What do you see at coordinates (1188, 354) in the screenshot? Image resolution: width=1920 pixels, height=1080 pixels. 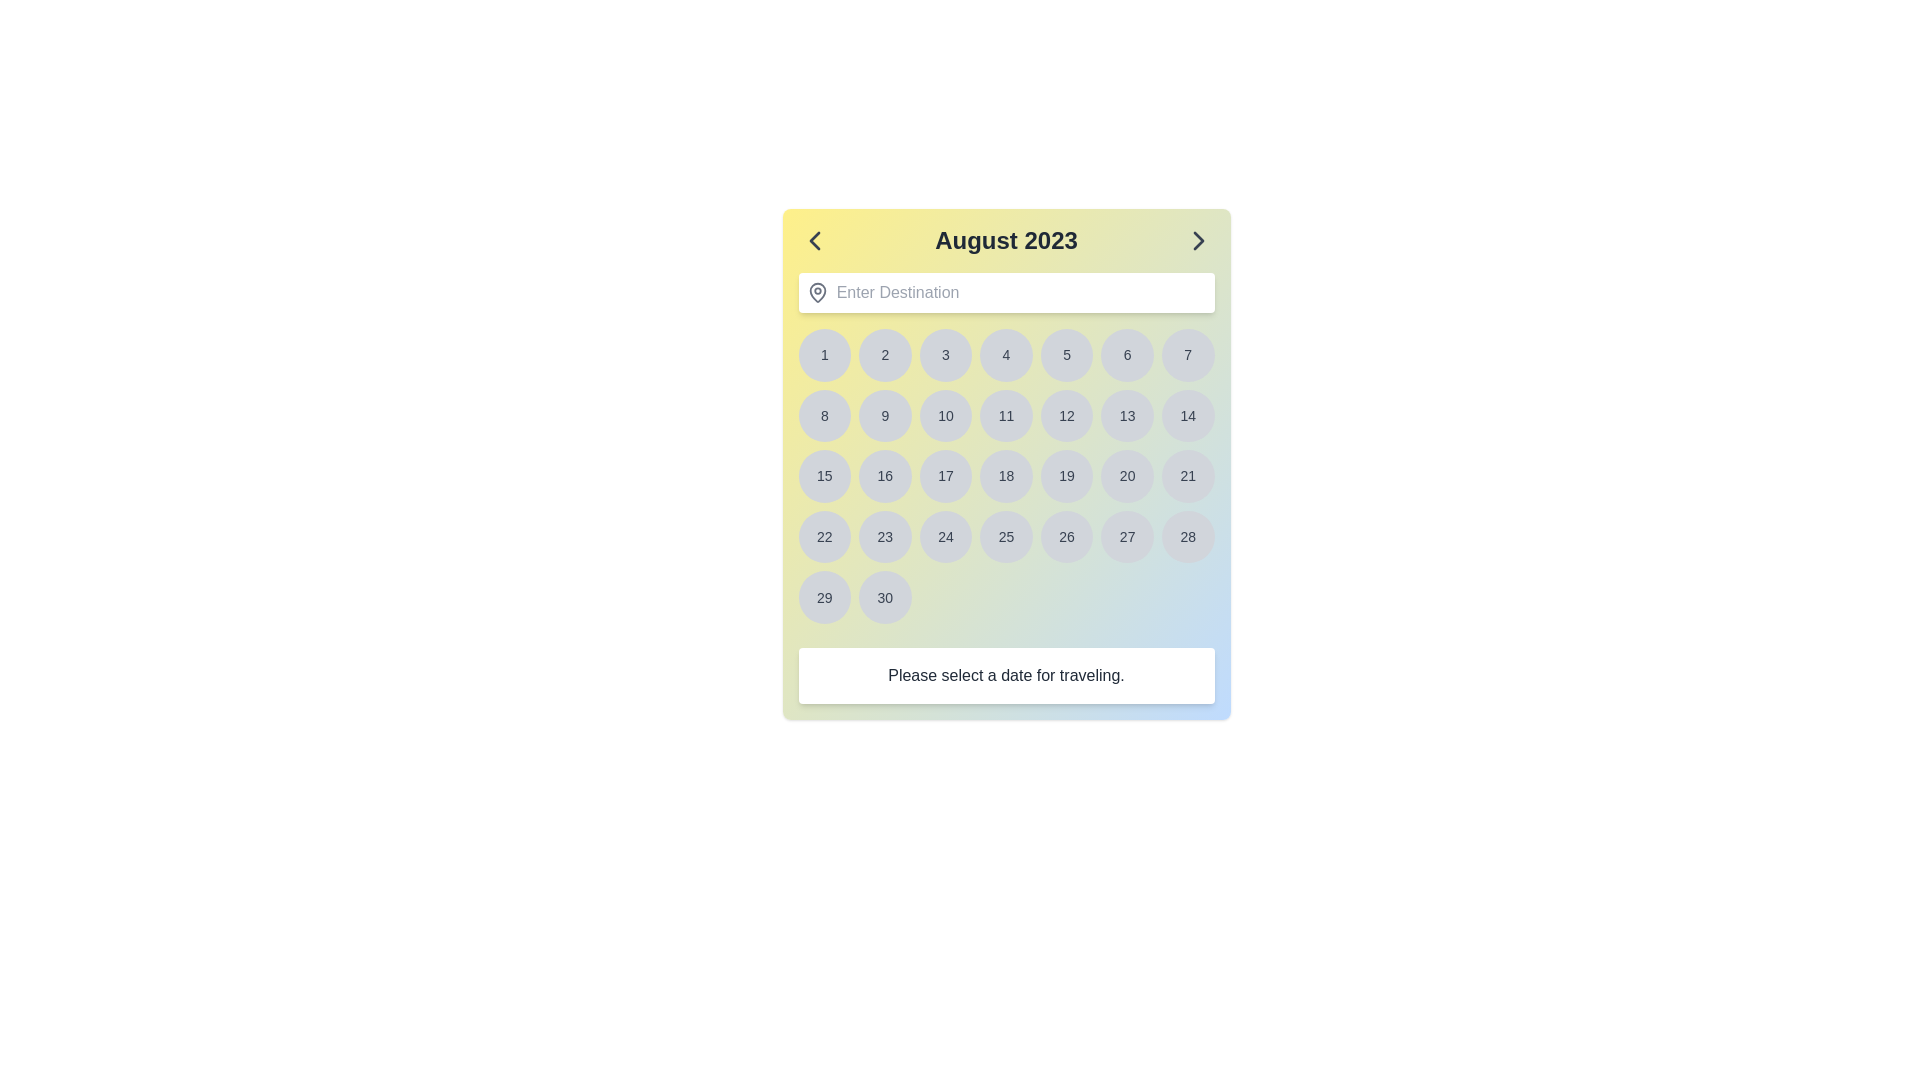 I see `the circular button labeled '7' with a light gray background` at bounding box center [1188, 354].